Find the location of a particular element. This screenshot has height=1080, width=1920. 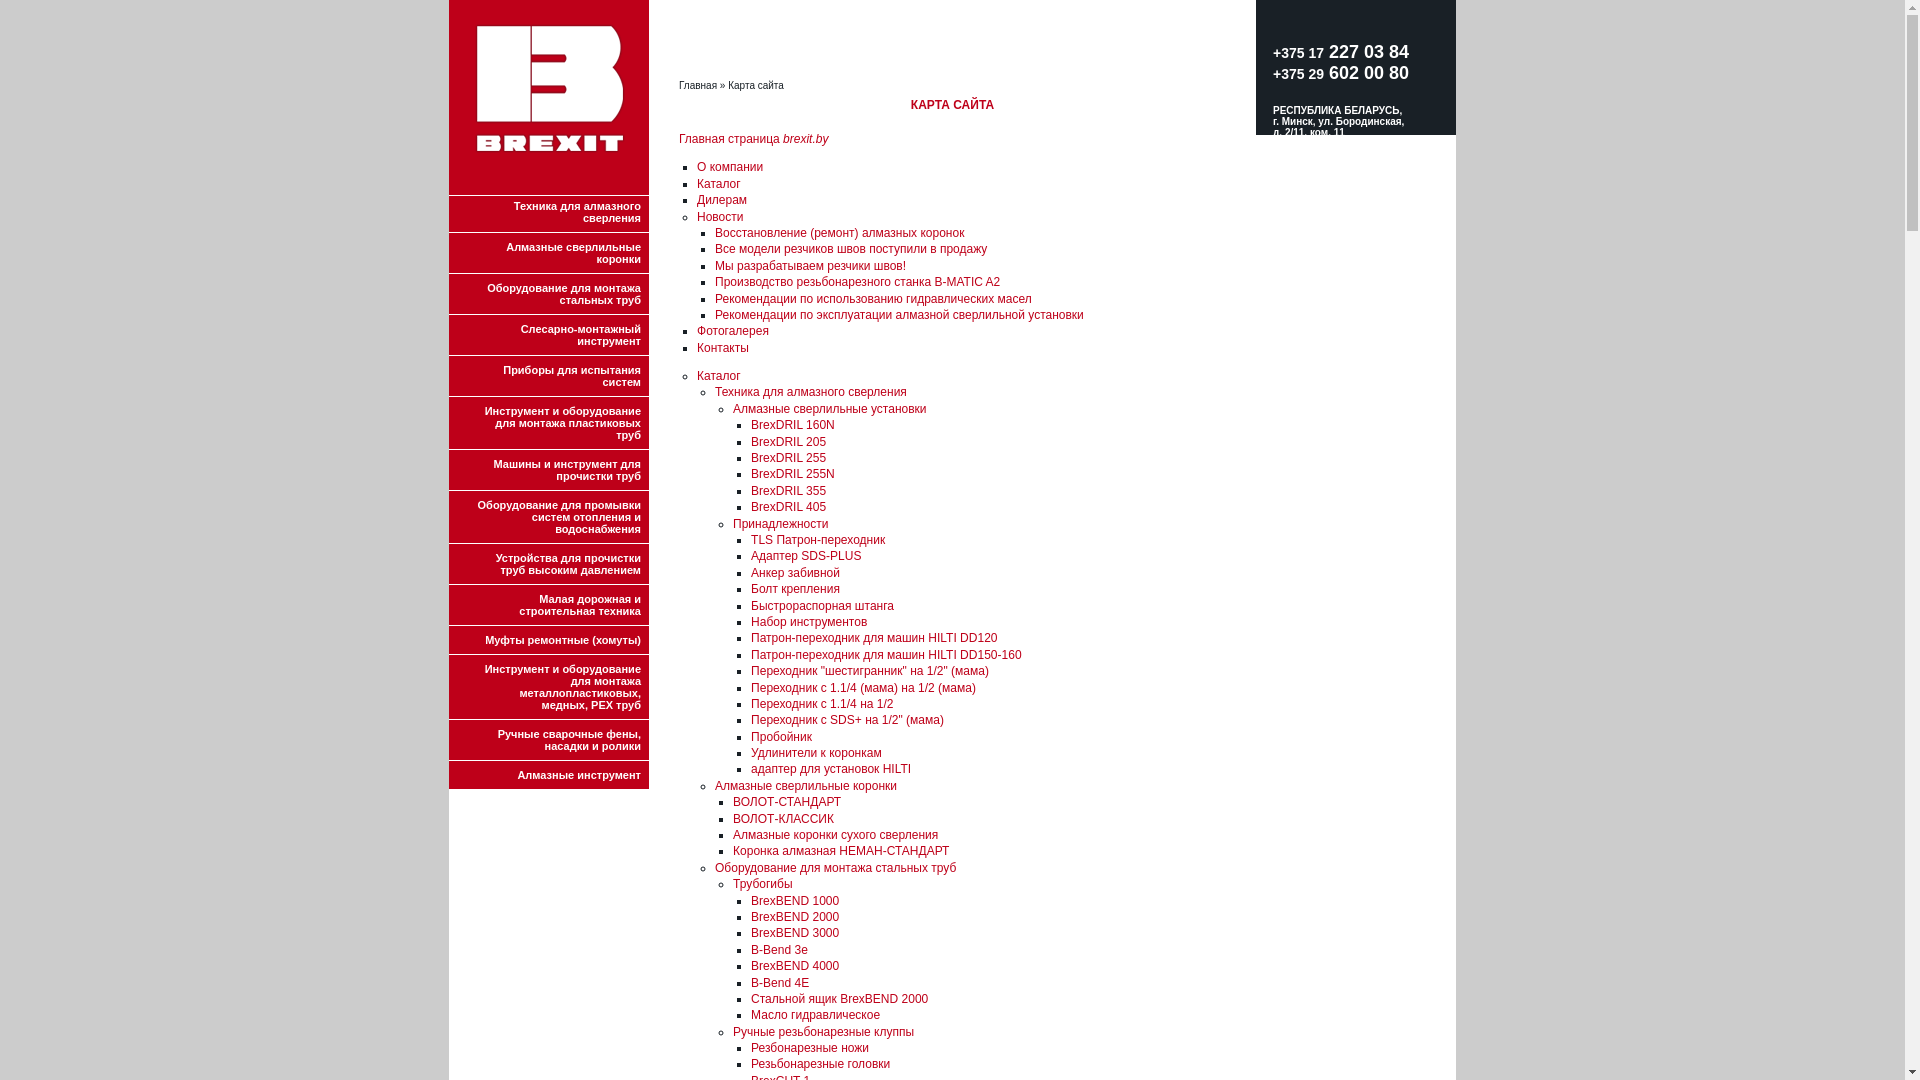

'B-Bend 3e' is located at coordinates (778, 948).